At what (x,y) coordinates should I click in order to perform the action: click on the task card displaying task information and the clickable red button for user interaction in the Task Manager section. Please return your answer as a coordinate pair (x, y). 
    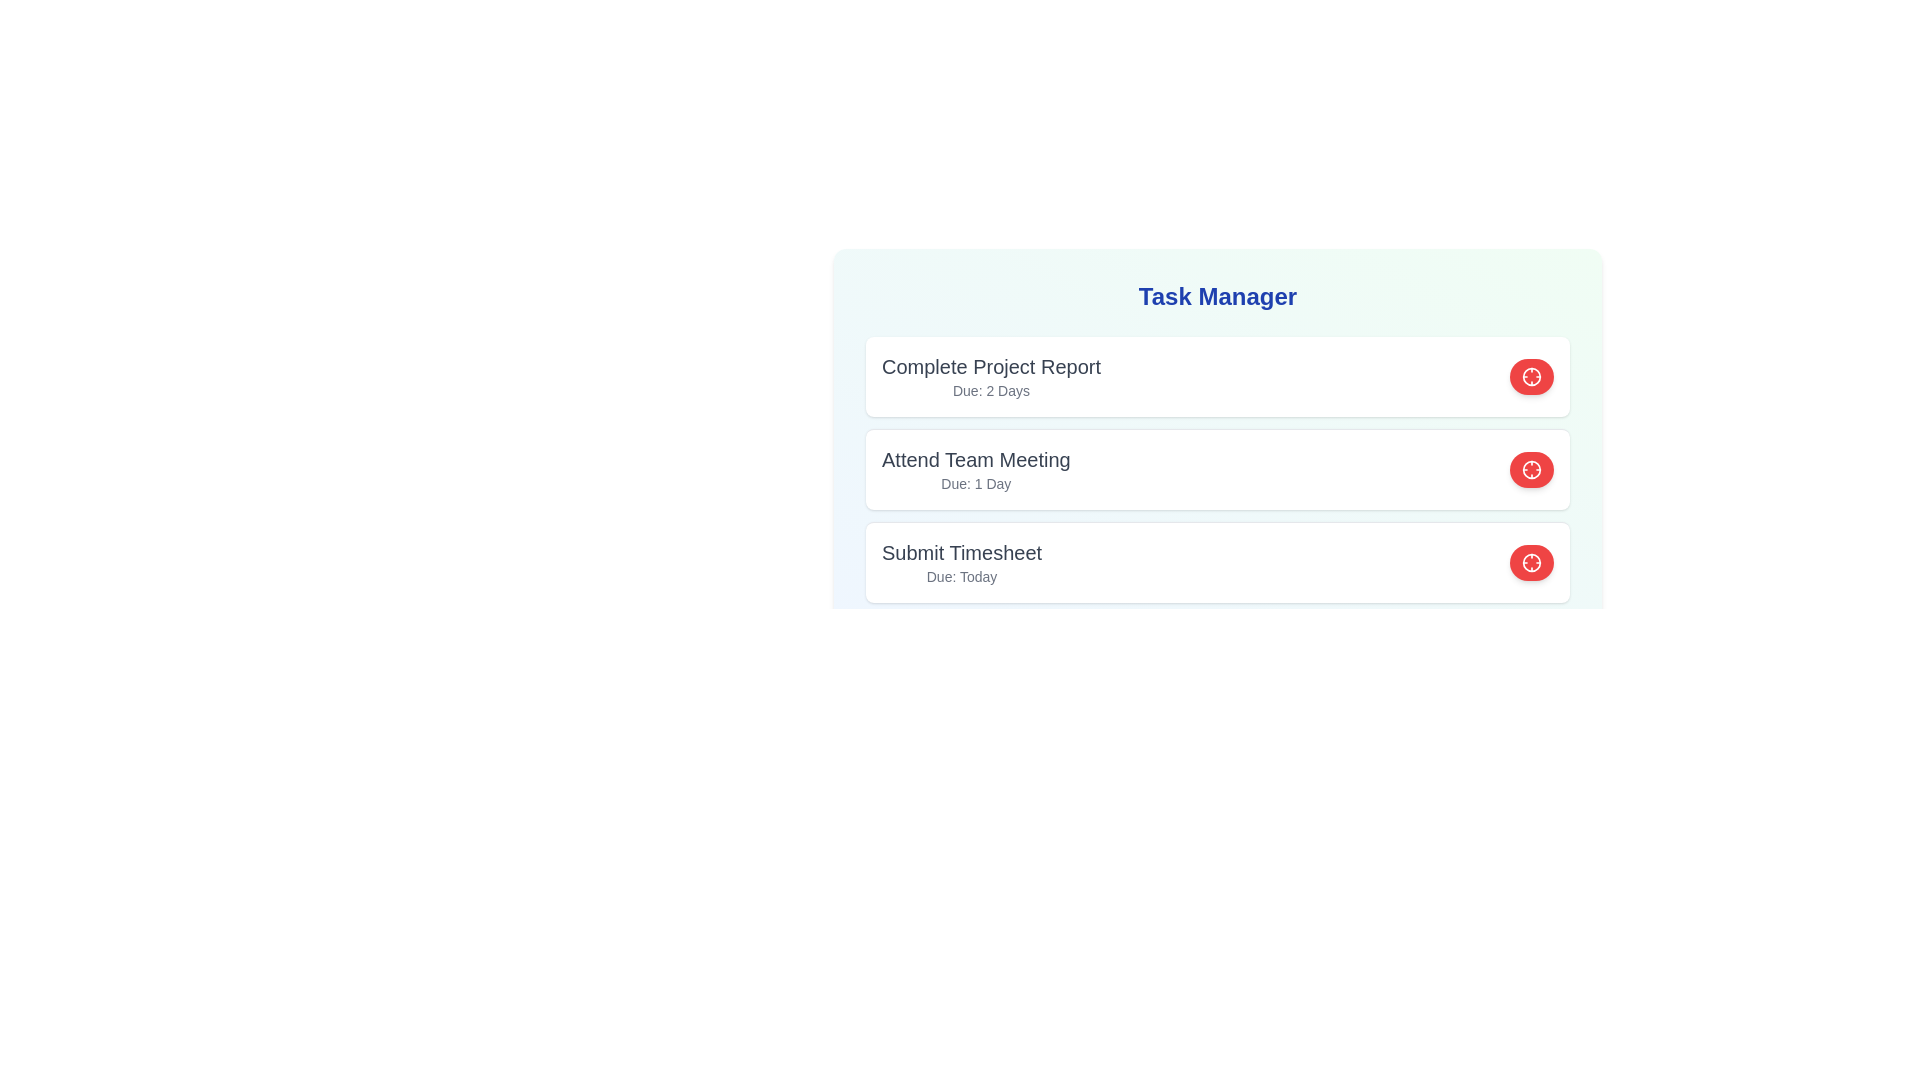
    Looking at the image, I should click on (1217, 562).